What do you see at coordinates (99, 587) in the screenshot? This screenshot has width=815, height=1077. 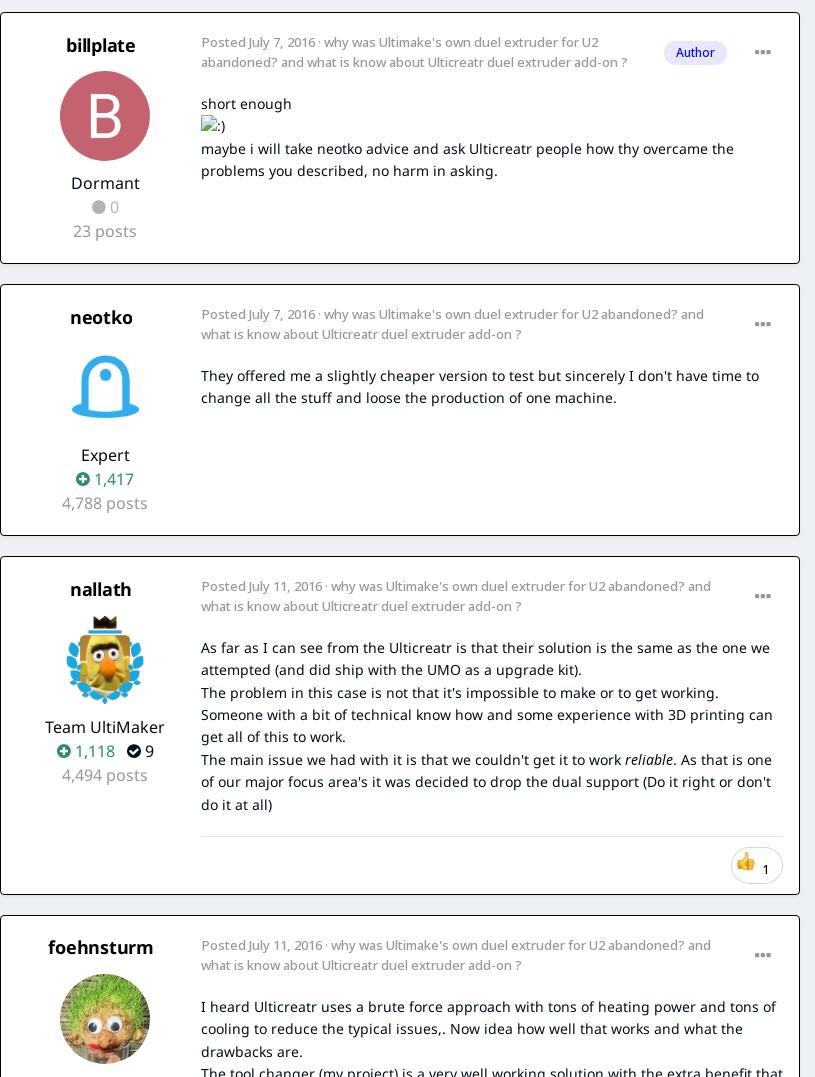 I see `'nallath'` at bounding box center [99, 587].